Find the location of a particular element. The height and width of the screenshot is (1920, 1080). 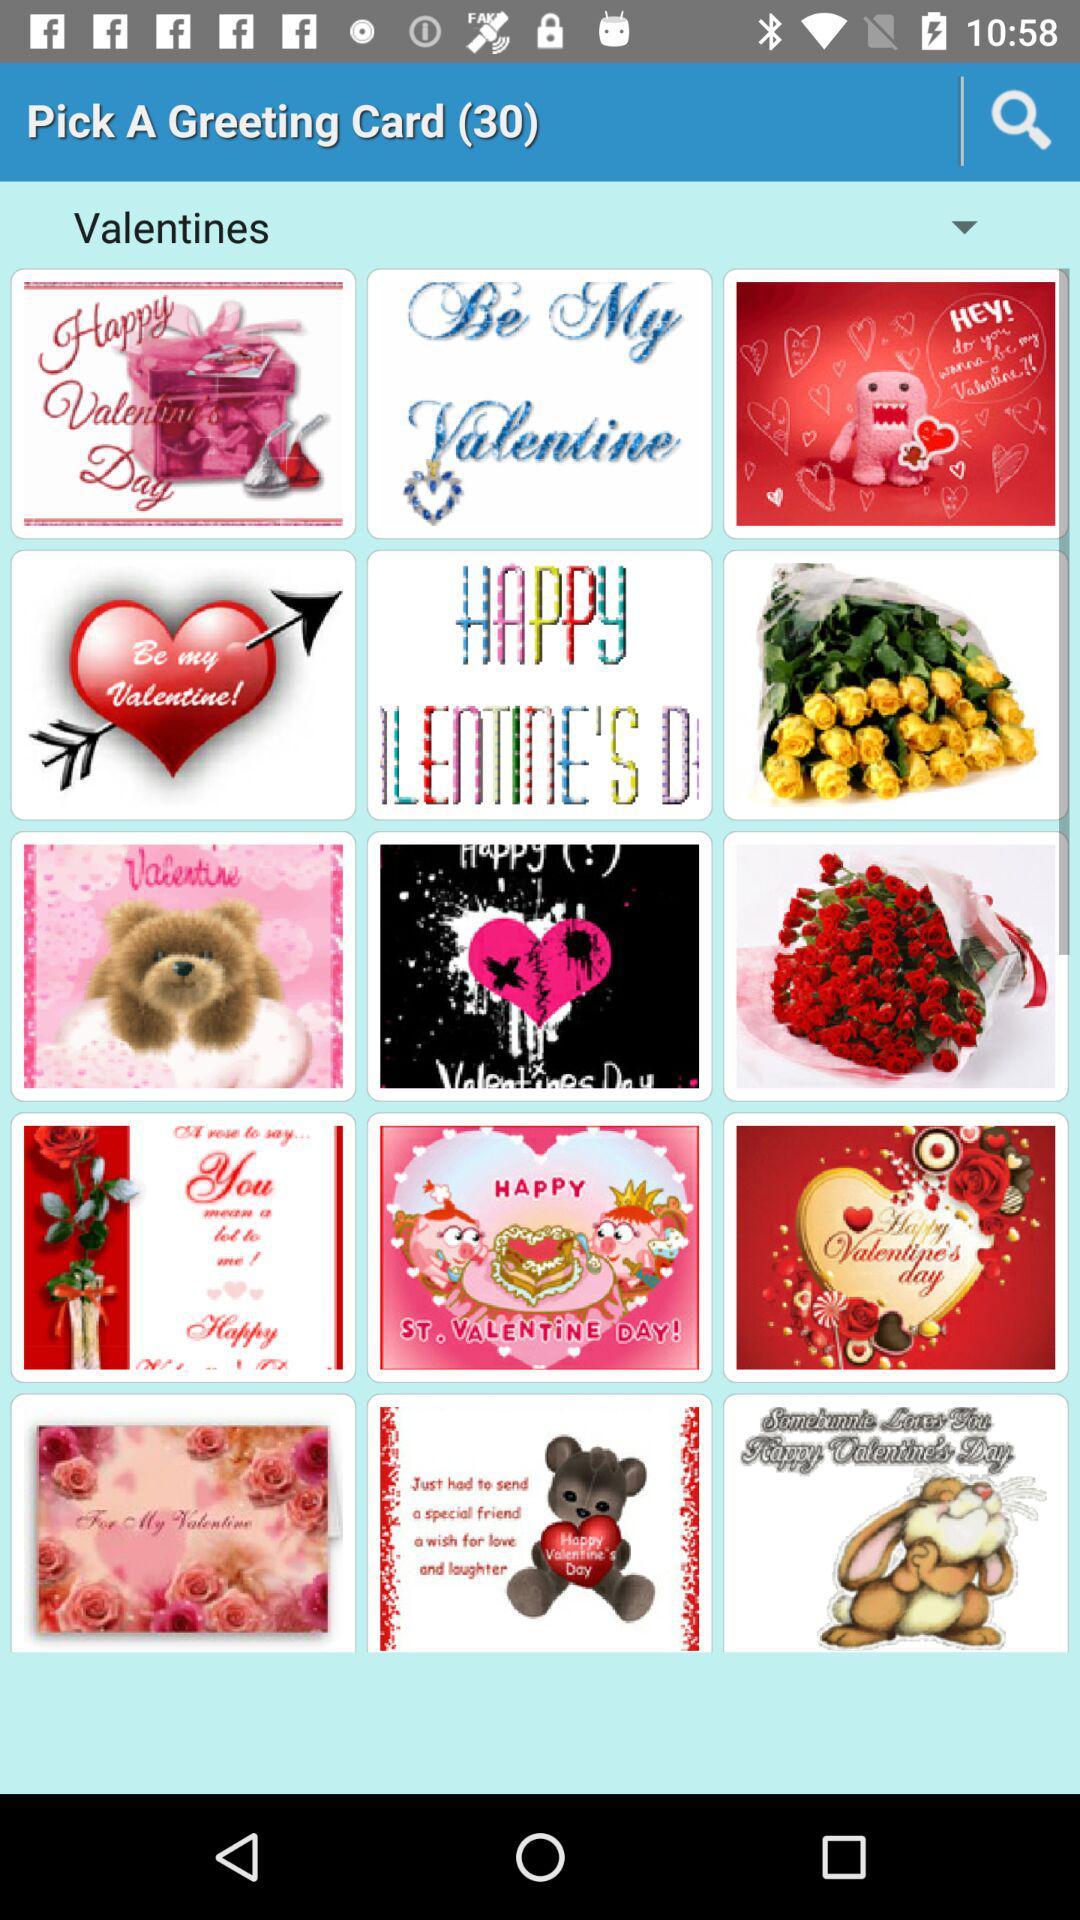

the first image in fourth row is located at coordinates (183, 1247).